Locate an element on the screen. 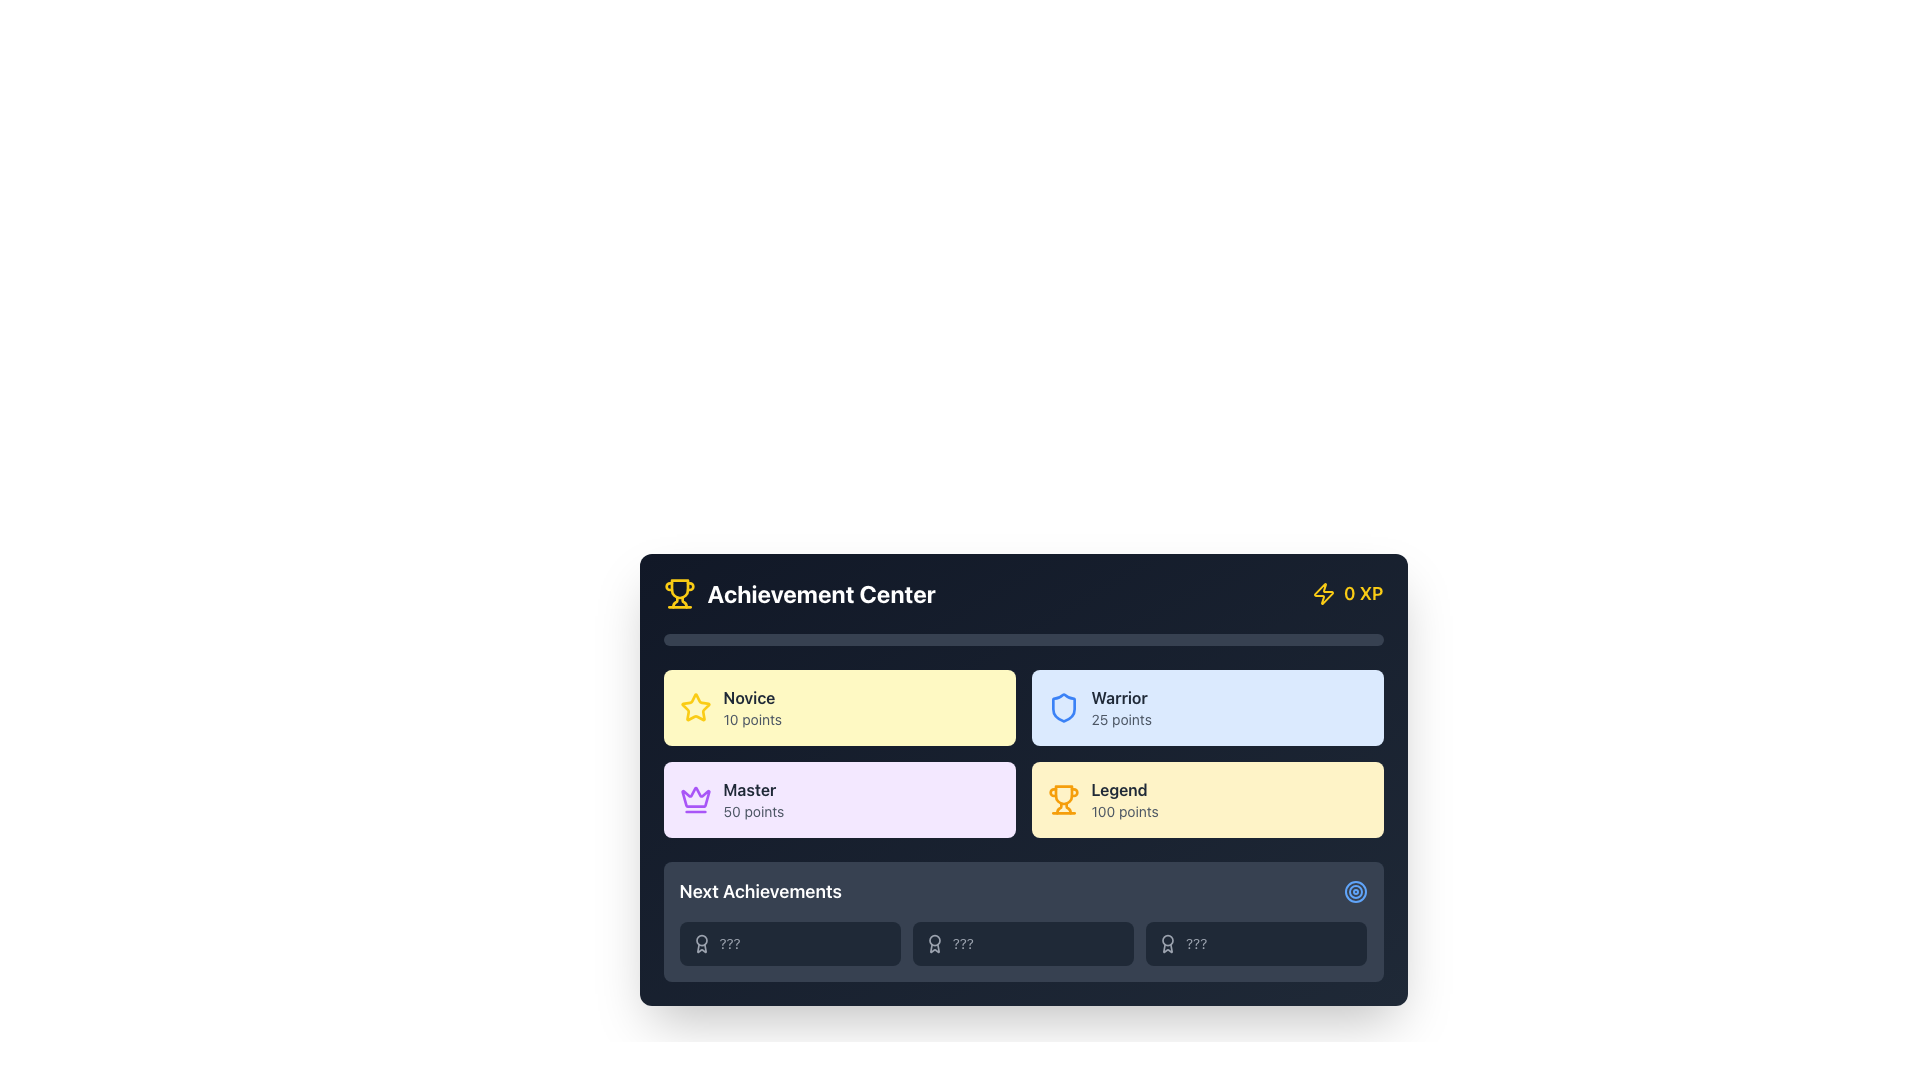 Image resolution: width=1920 pixels, height=1080 pixels. the informational text element with a yellow lightning bolt icon and '0 XP' text located at the top-right corner of the Achievement Center panel is located at coordinates (1347, 593).